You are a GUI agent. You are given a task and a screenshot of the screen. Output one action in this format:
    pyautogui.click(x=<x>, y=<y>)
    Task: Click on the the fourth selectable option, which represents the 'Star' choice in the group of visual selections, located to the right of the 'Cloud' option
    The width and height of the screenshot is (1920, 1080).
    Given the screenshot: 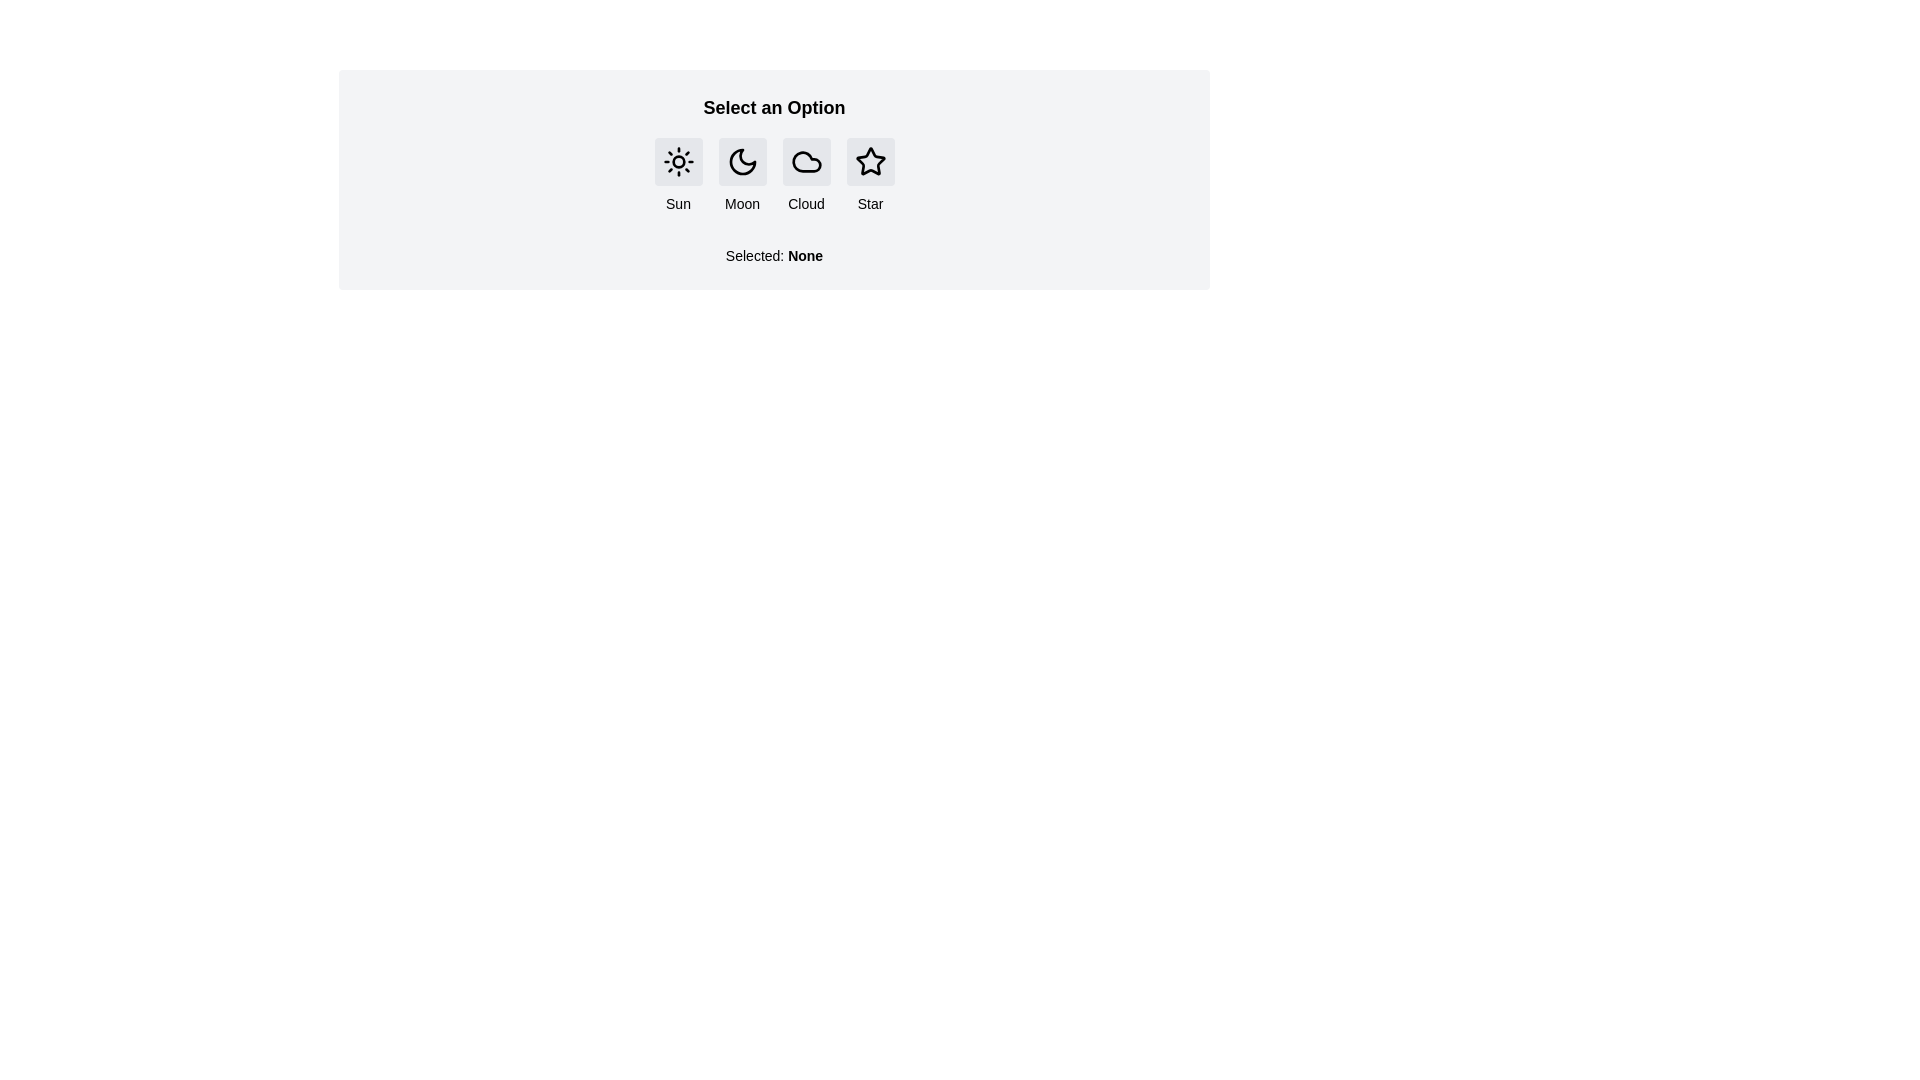 What is the action you would take?
    pyautogui.click(x=870, y=175)
    